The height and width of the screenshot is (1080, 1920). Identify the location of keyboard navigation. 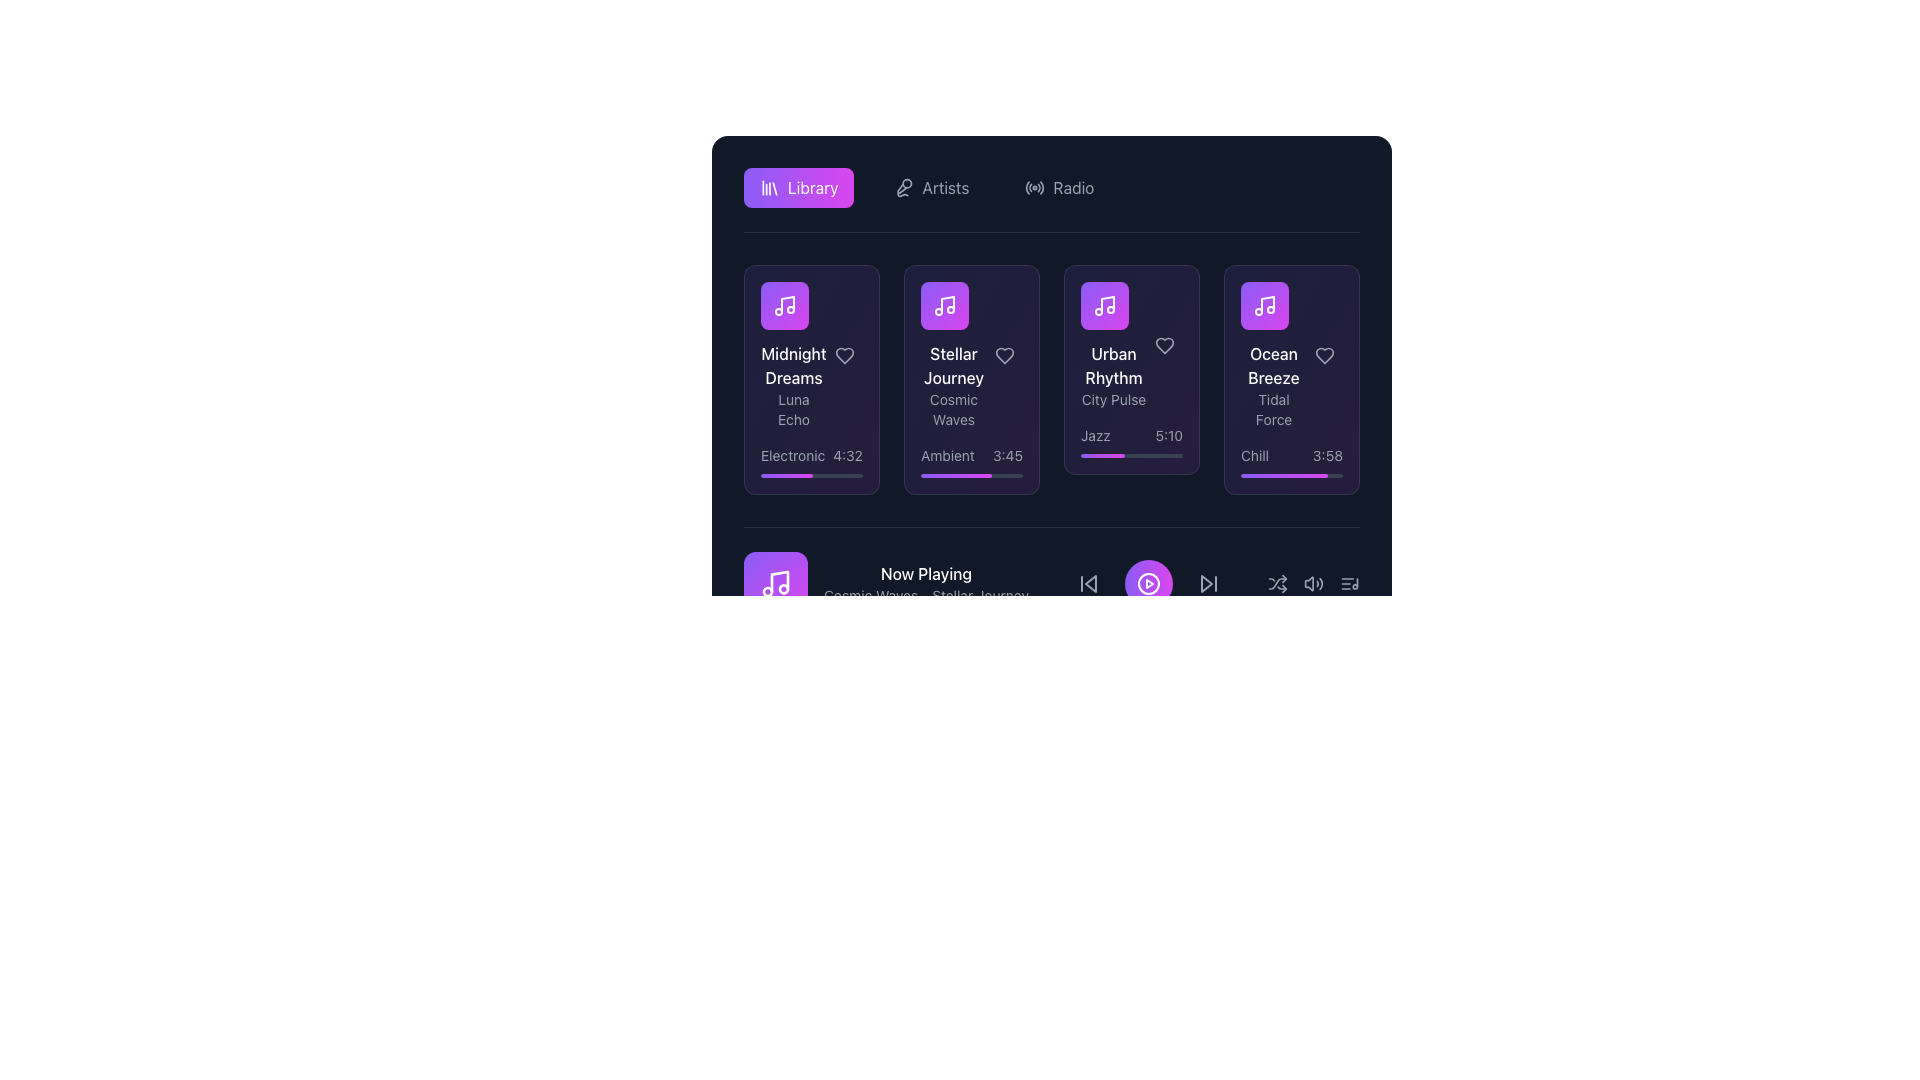
(1148, 583).